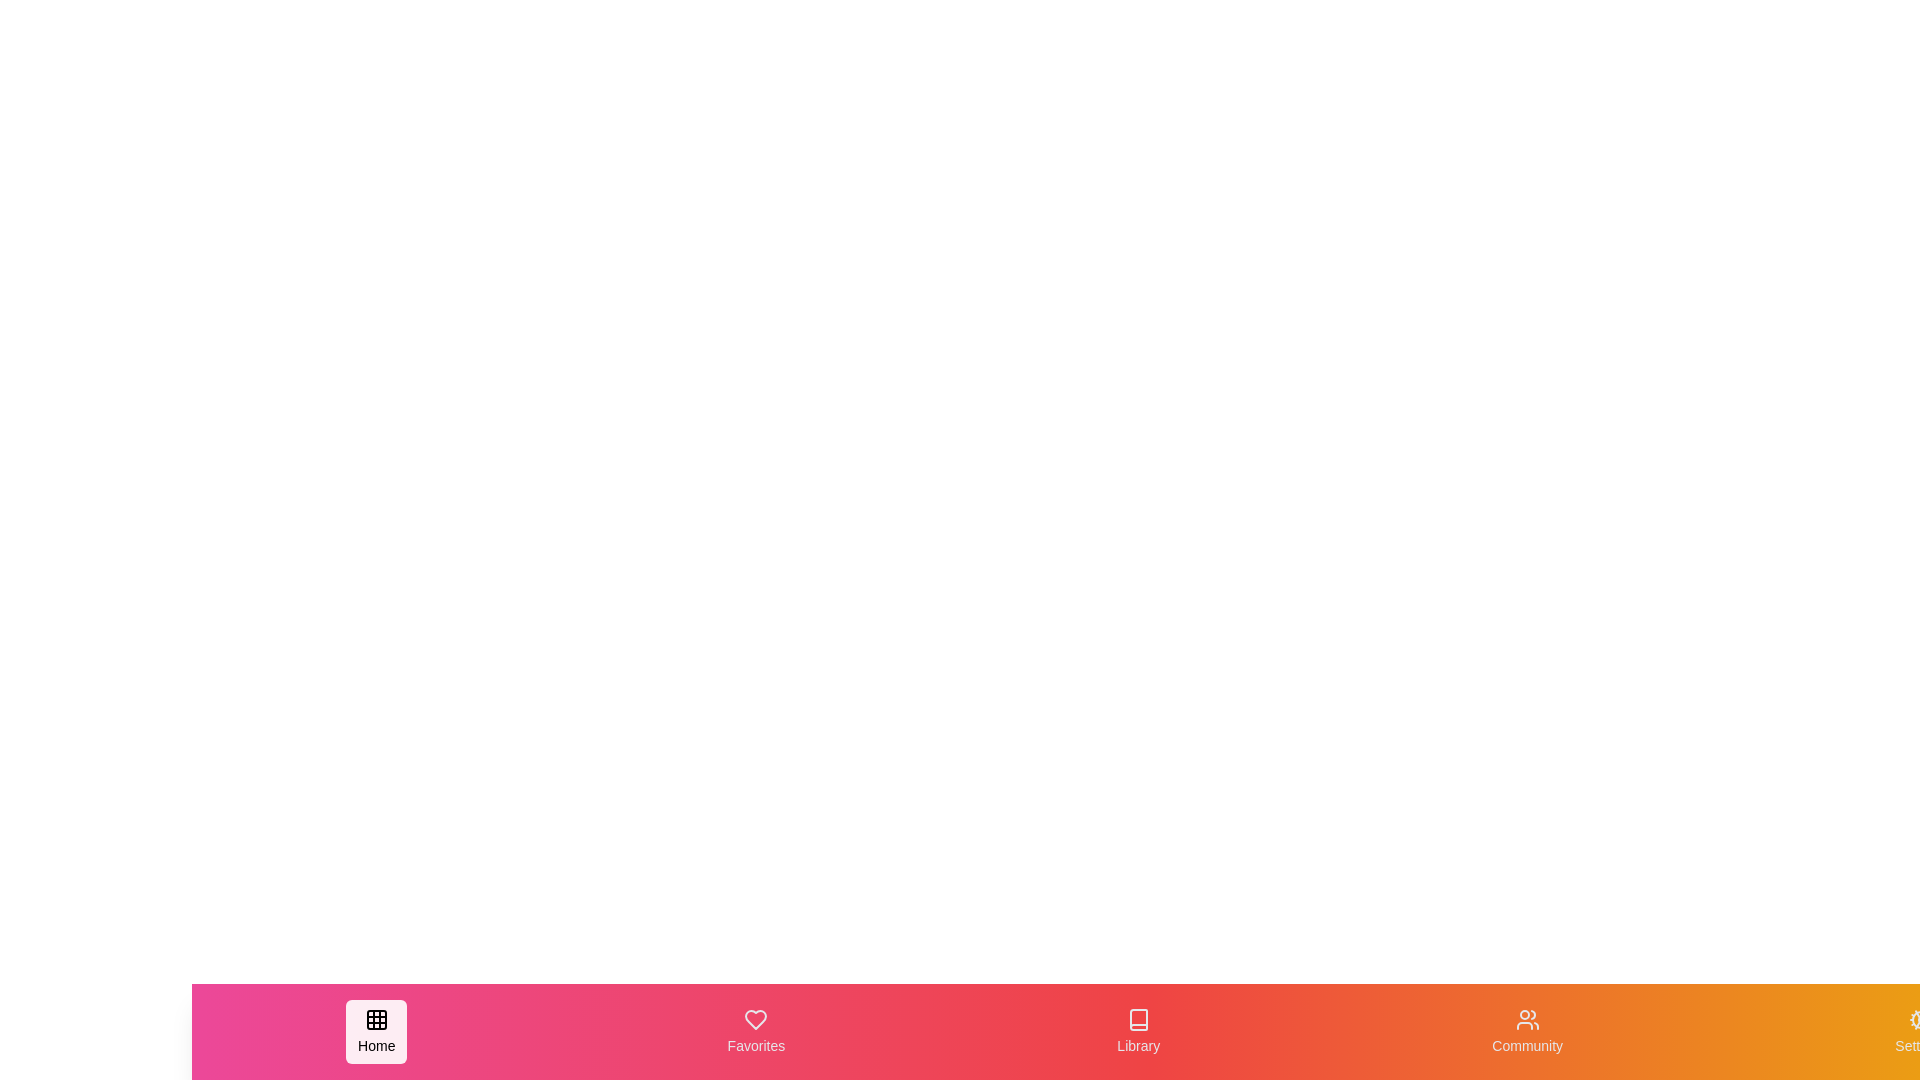 This screenshot has height=1080, width=1920. Describe the element at coordinates (755, 1032) in the screenshot. I see `the navigation item Favorites` at that location.